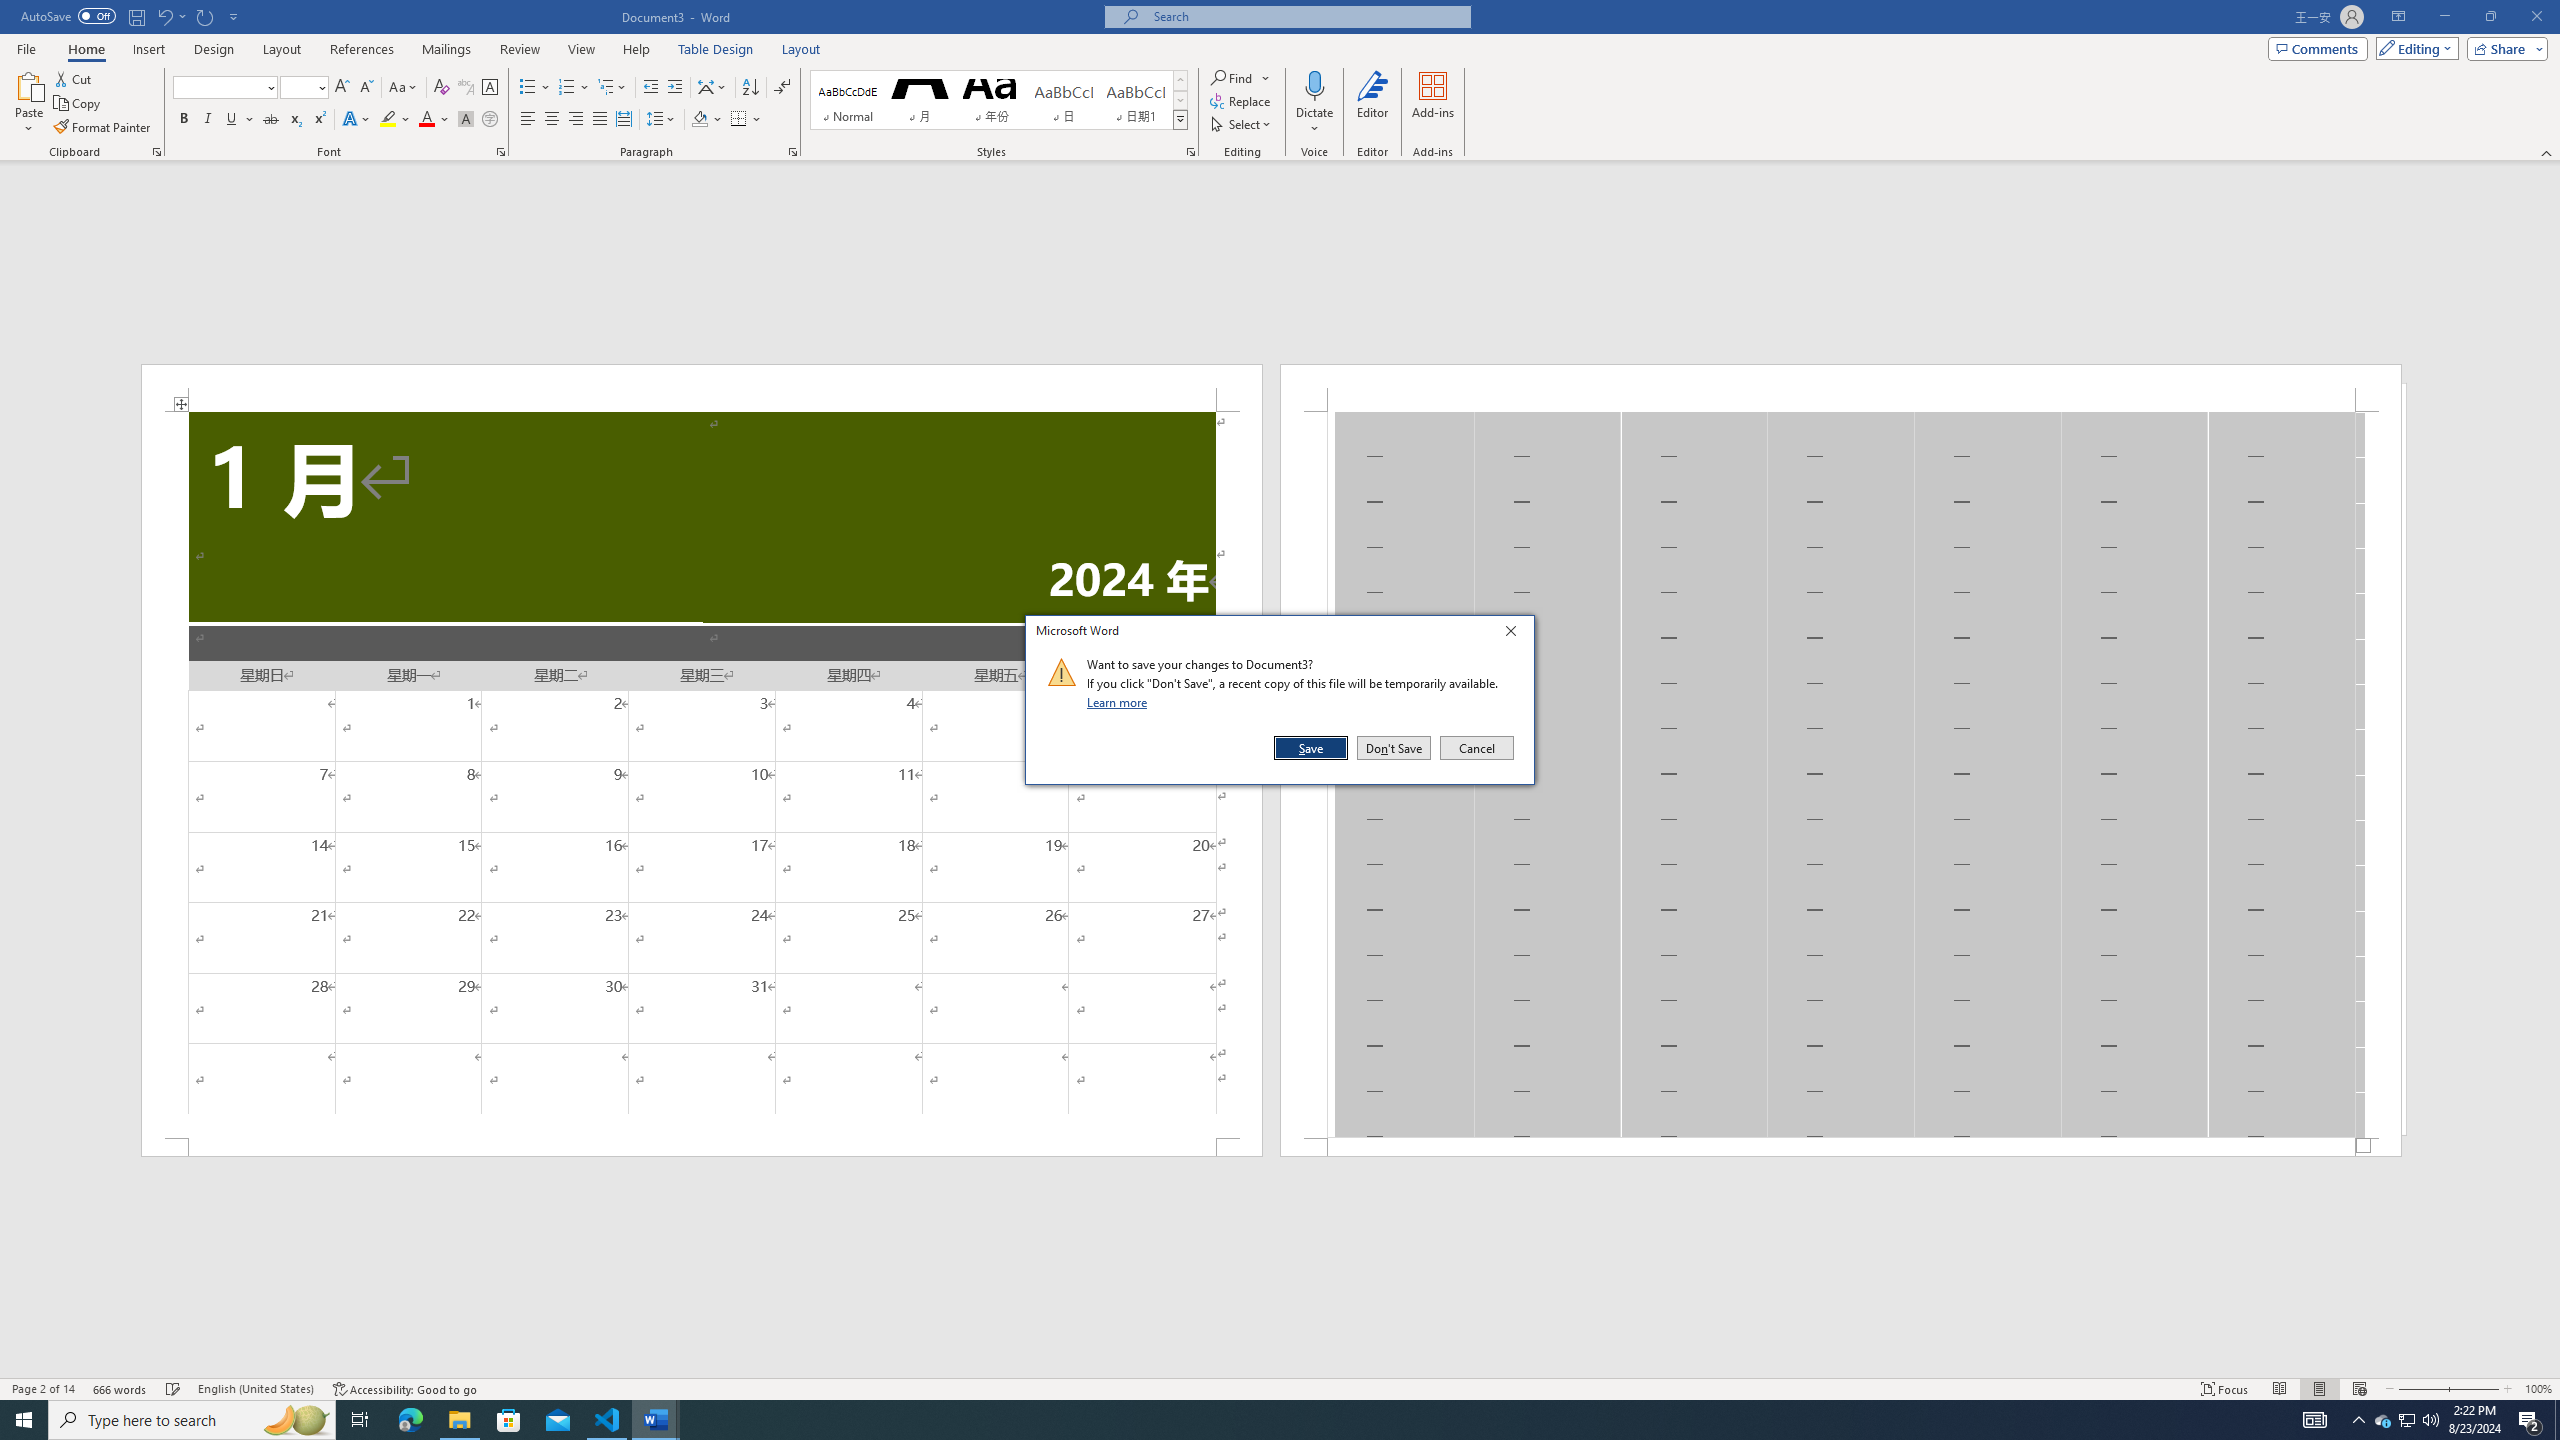  Describe the element at coordinates (170, 15) in the screenshot. I see `'Undo Apply Quick Style'` at that location.